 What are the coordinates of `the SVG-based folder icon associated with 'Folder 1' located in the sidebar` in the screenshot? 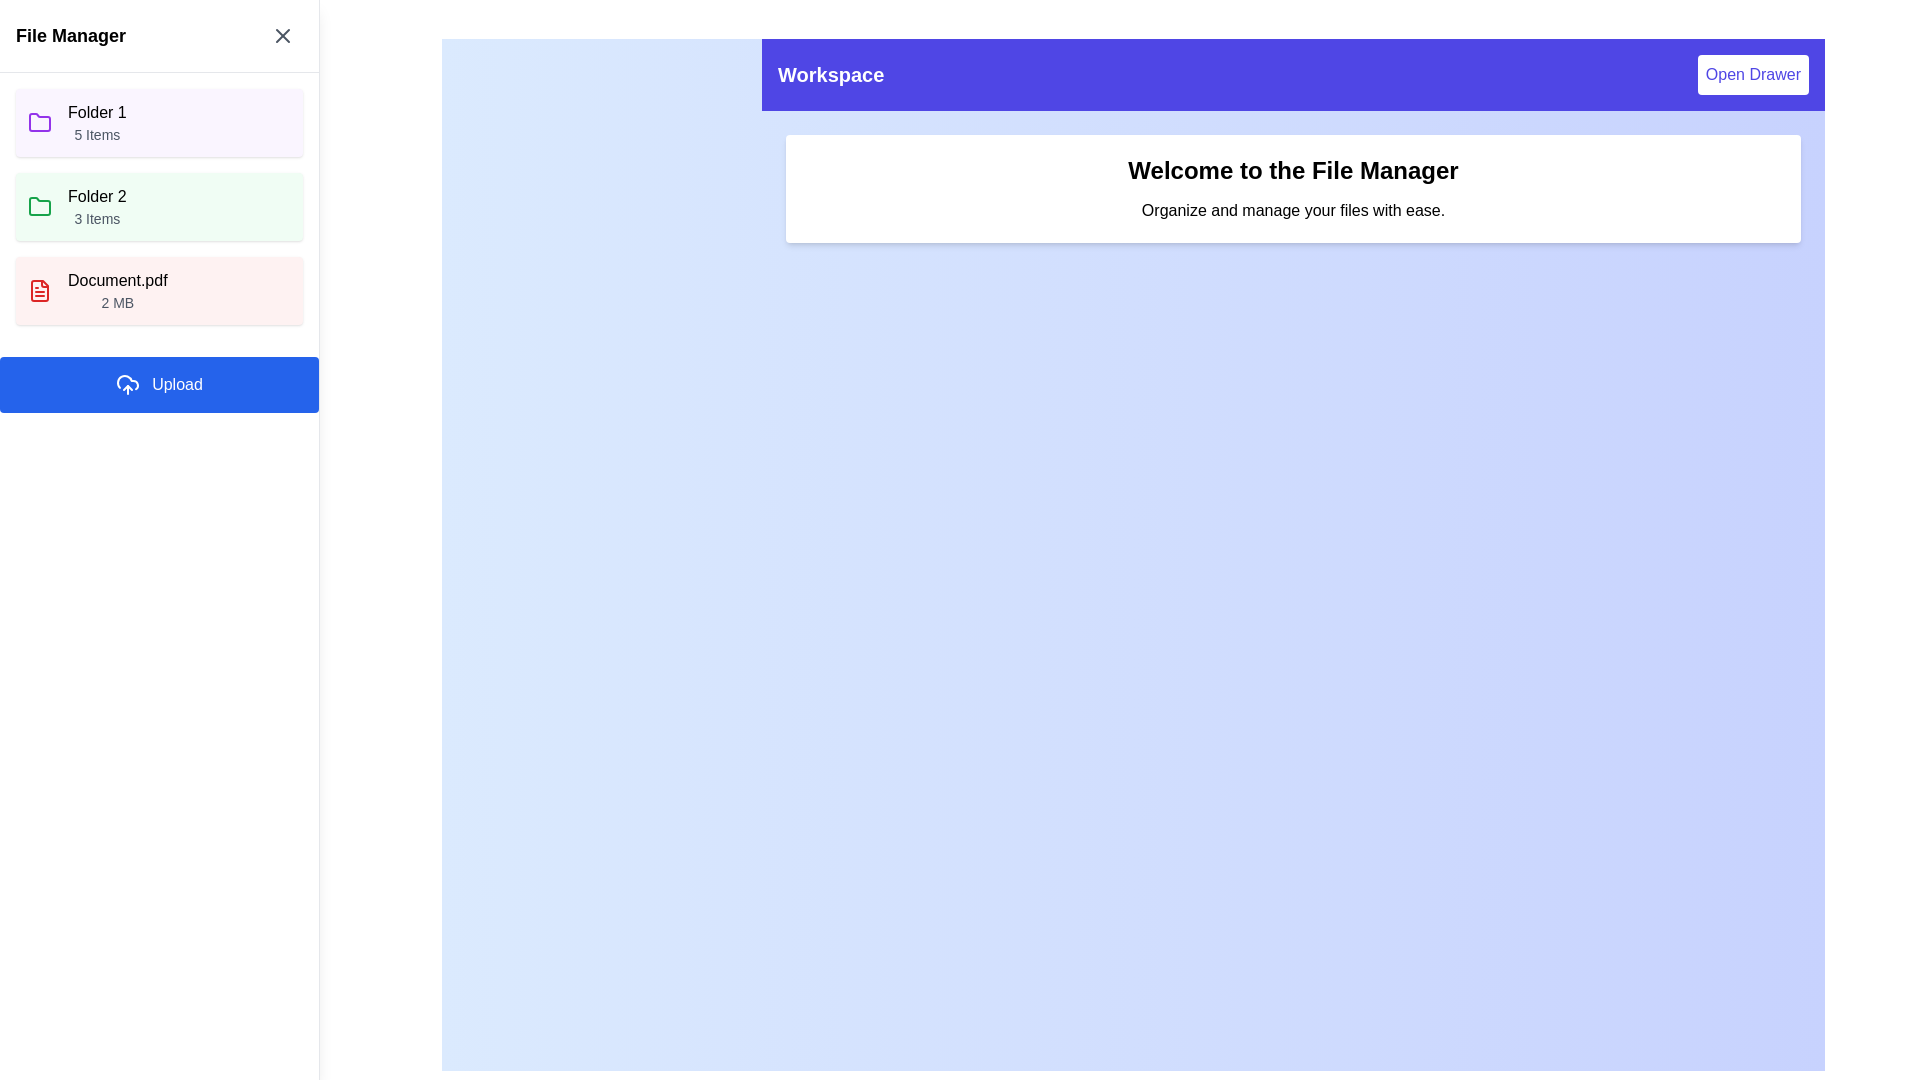 It's located at (39, 123).